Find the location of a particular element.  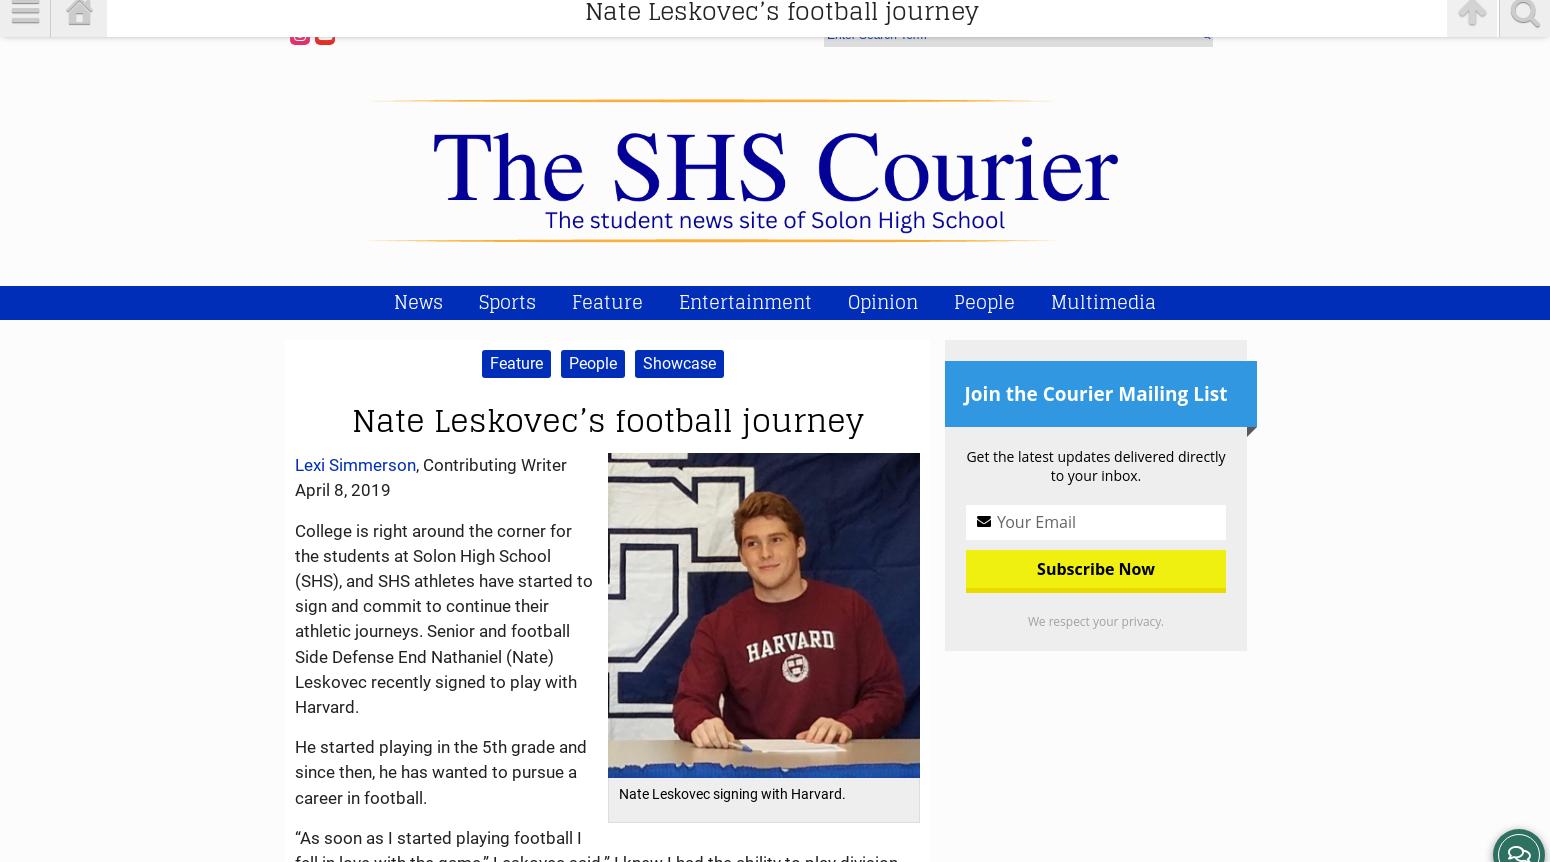

'We respect your privacy.' is located at coordinates (1094, 620).